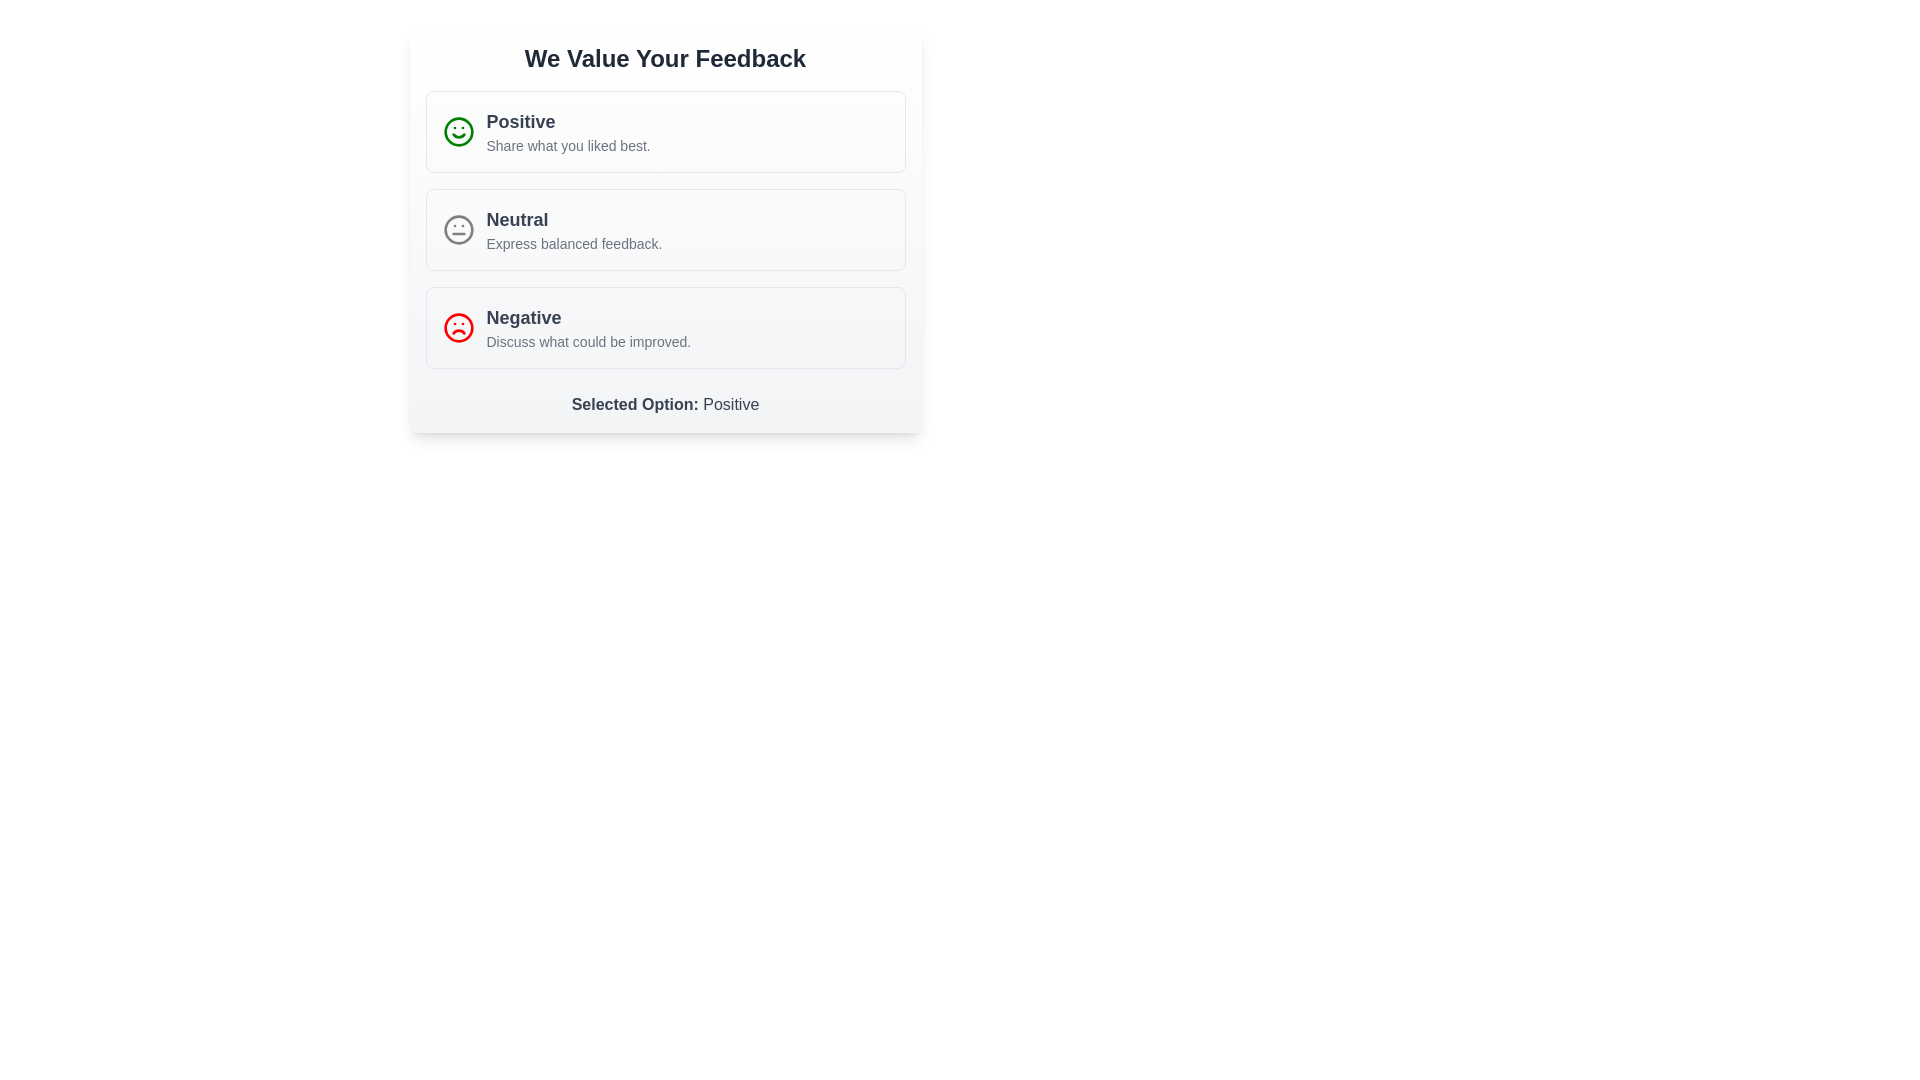  What do you see at coordinates (457, 326) in the screenshot?
I see `the circular graphical element representing the 'Negative' feedback option, which is centrally located within the frowning face icon in the feedback options panel` at bounding box center [457, 326].